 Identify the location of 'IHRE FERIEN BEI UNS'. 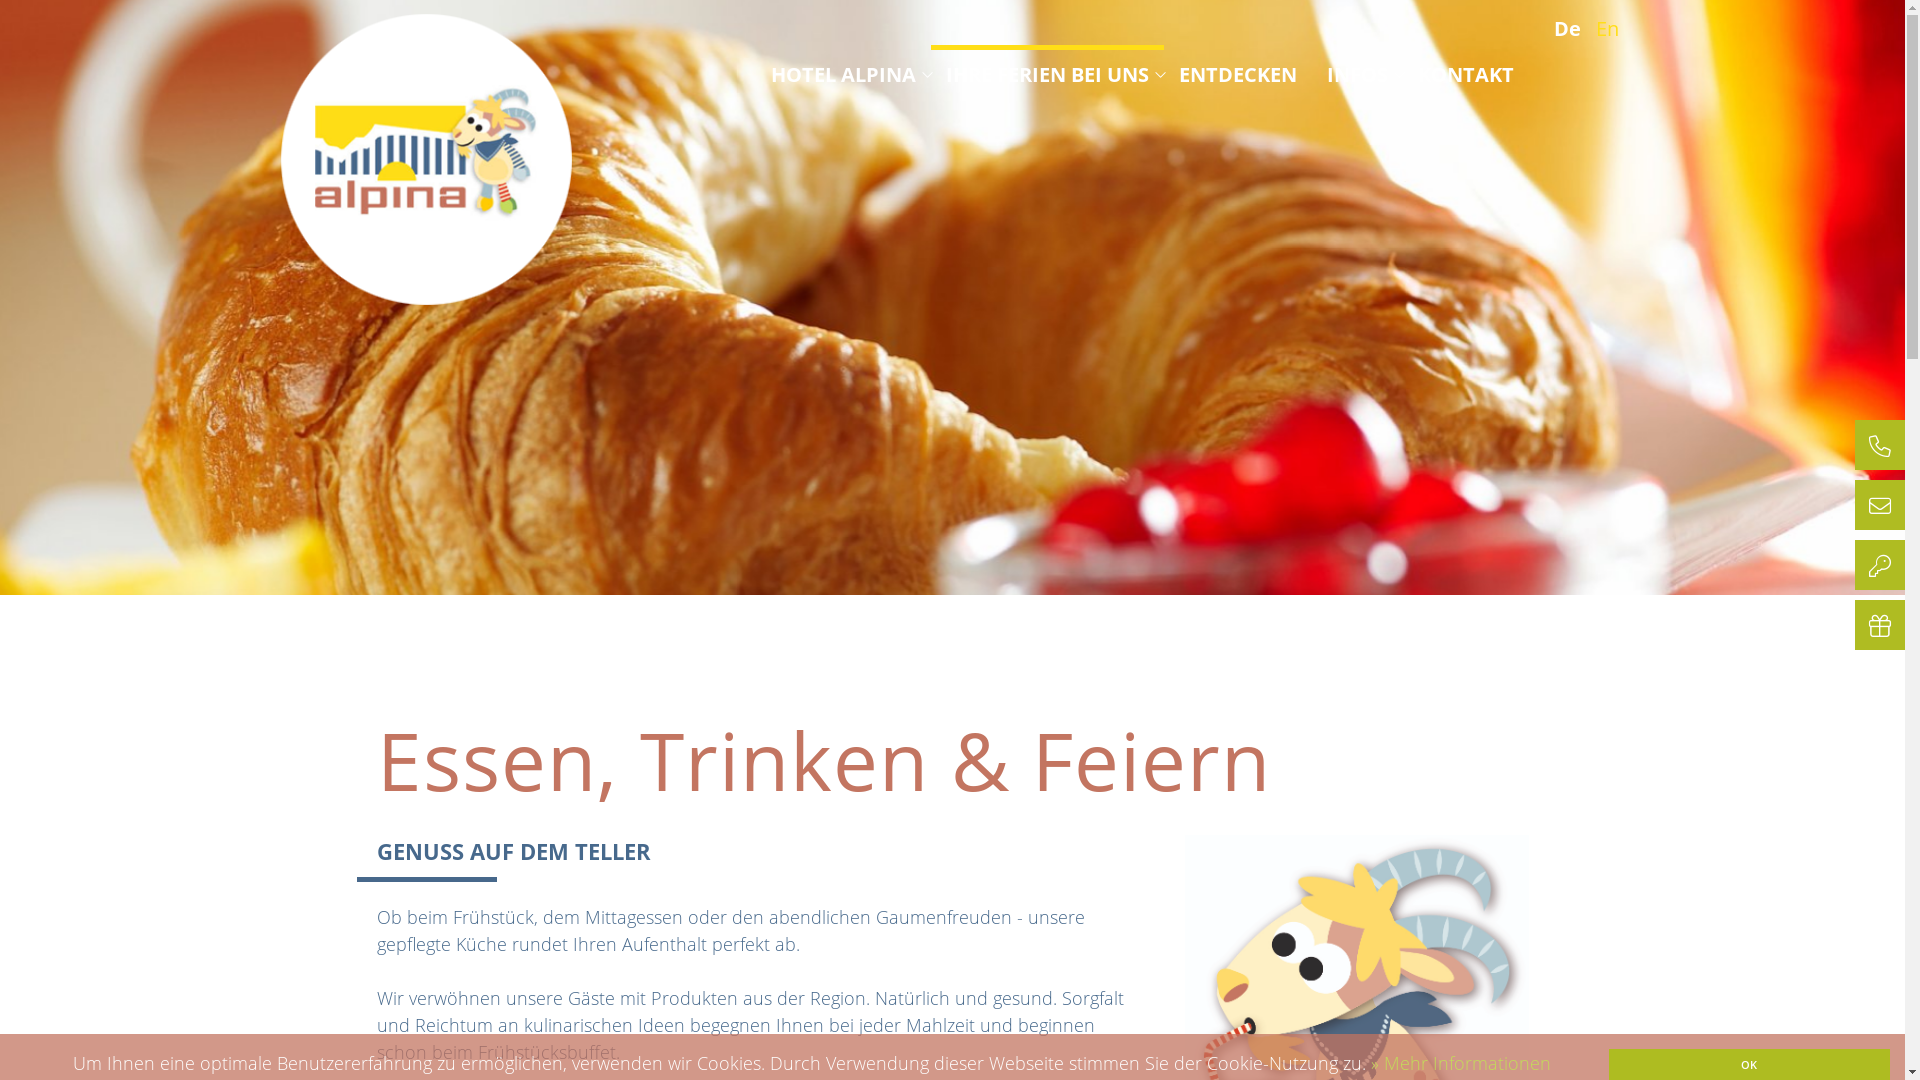
(1046, 73).